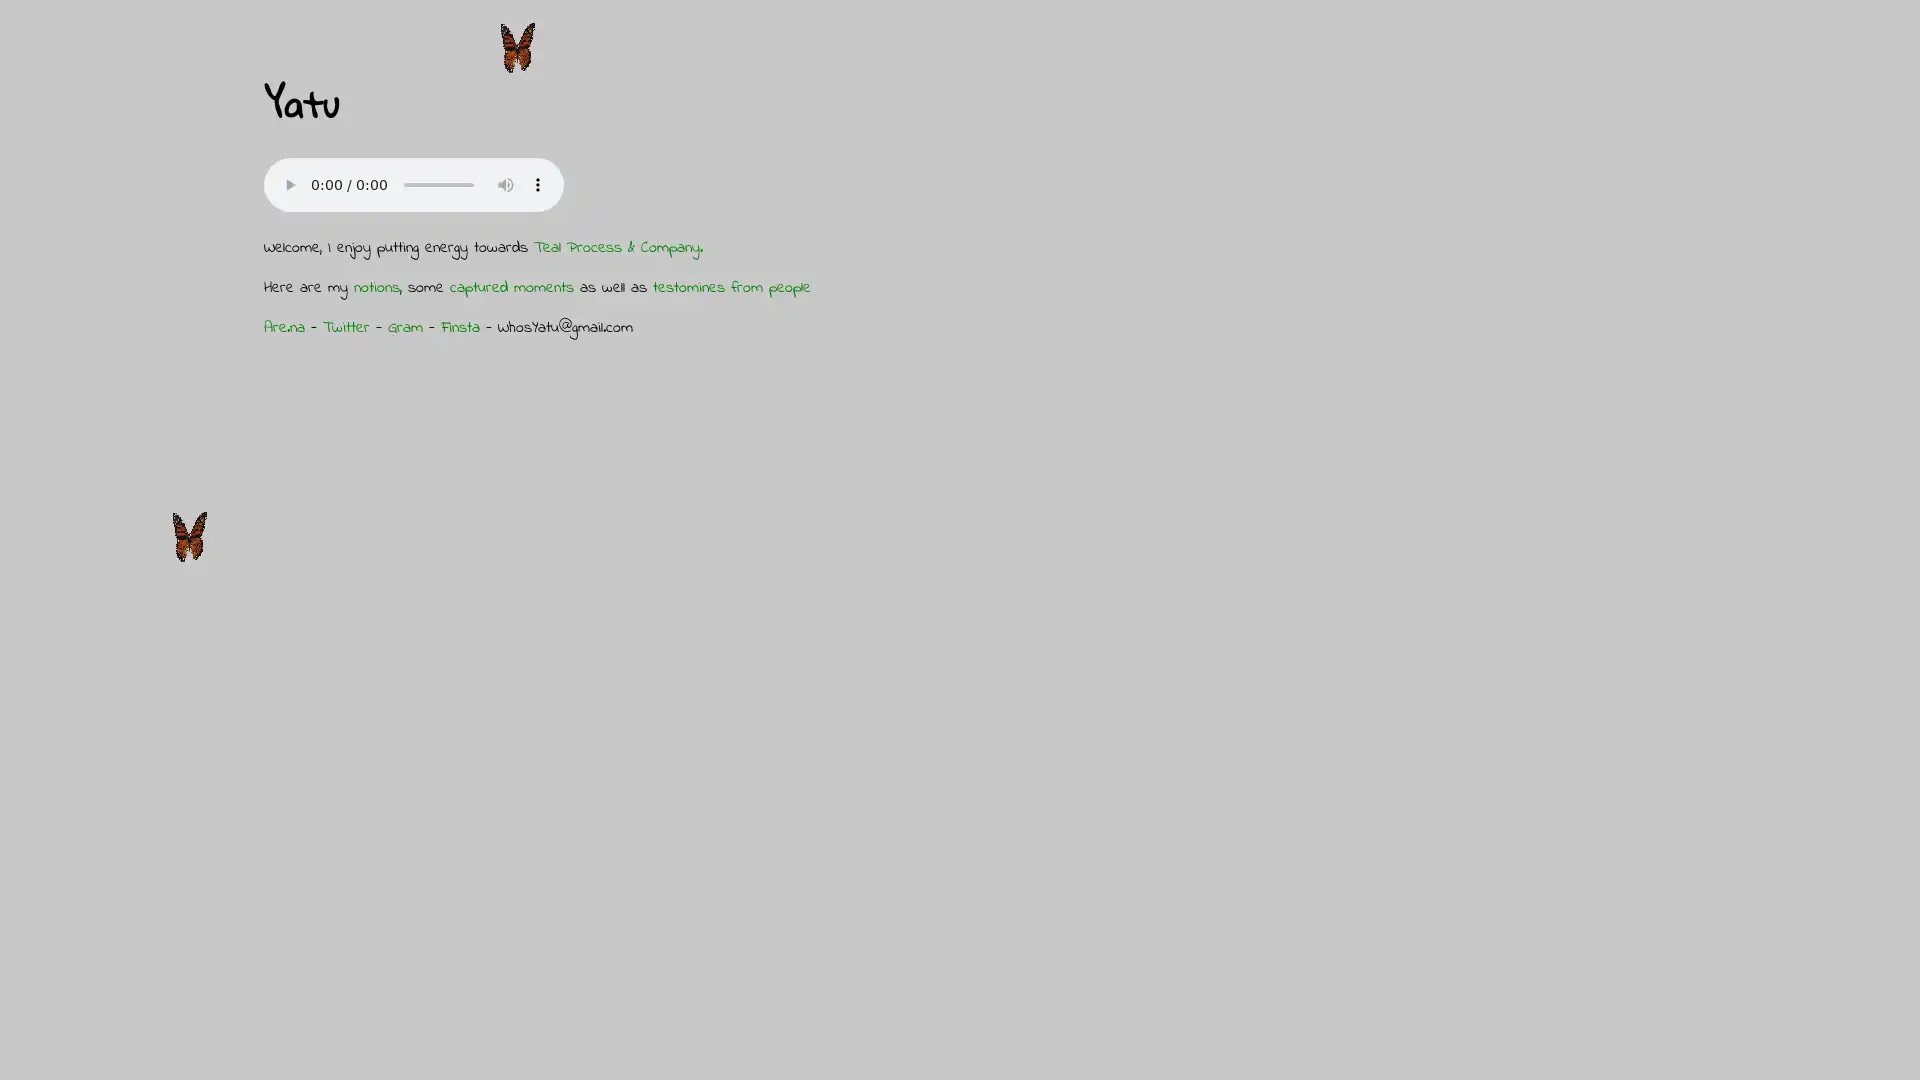  I want to click on play, so click(288, 184).